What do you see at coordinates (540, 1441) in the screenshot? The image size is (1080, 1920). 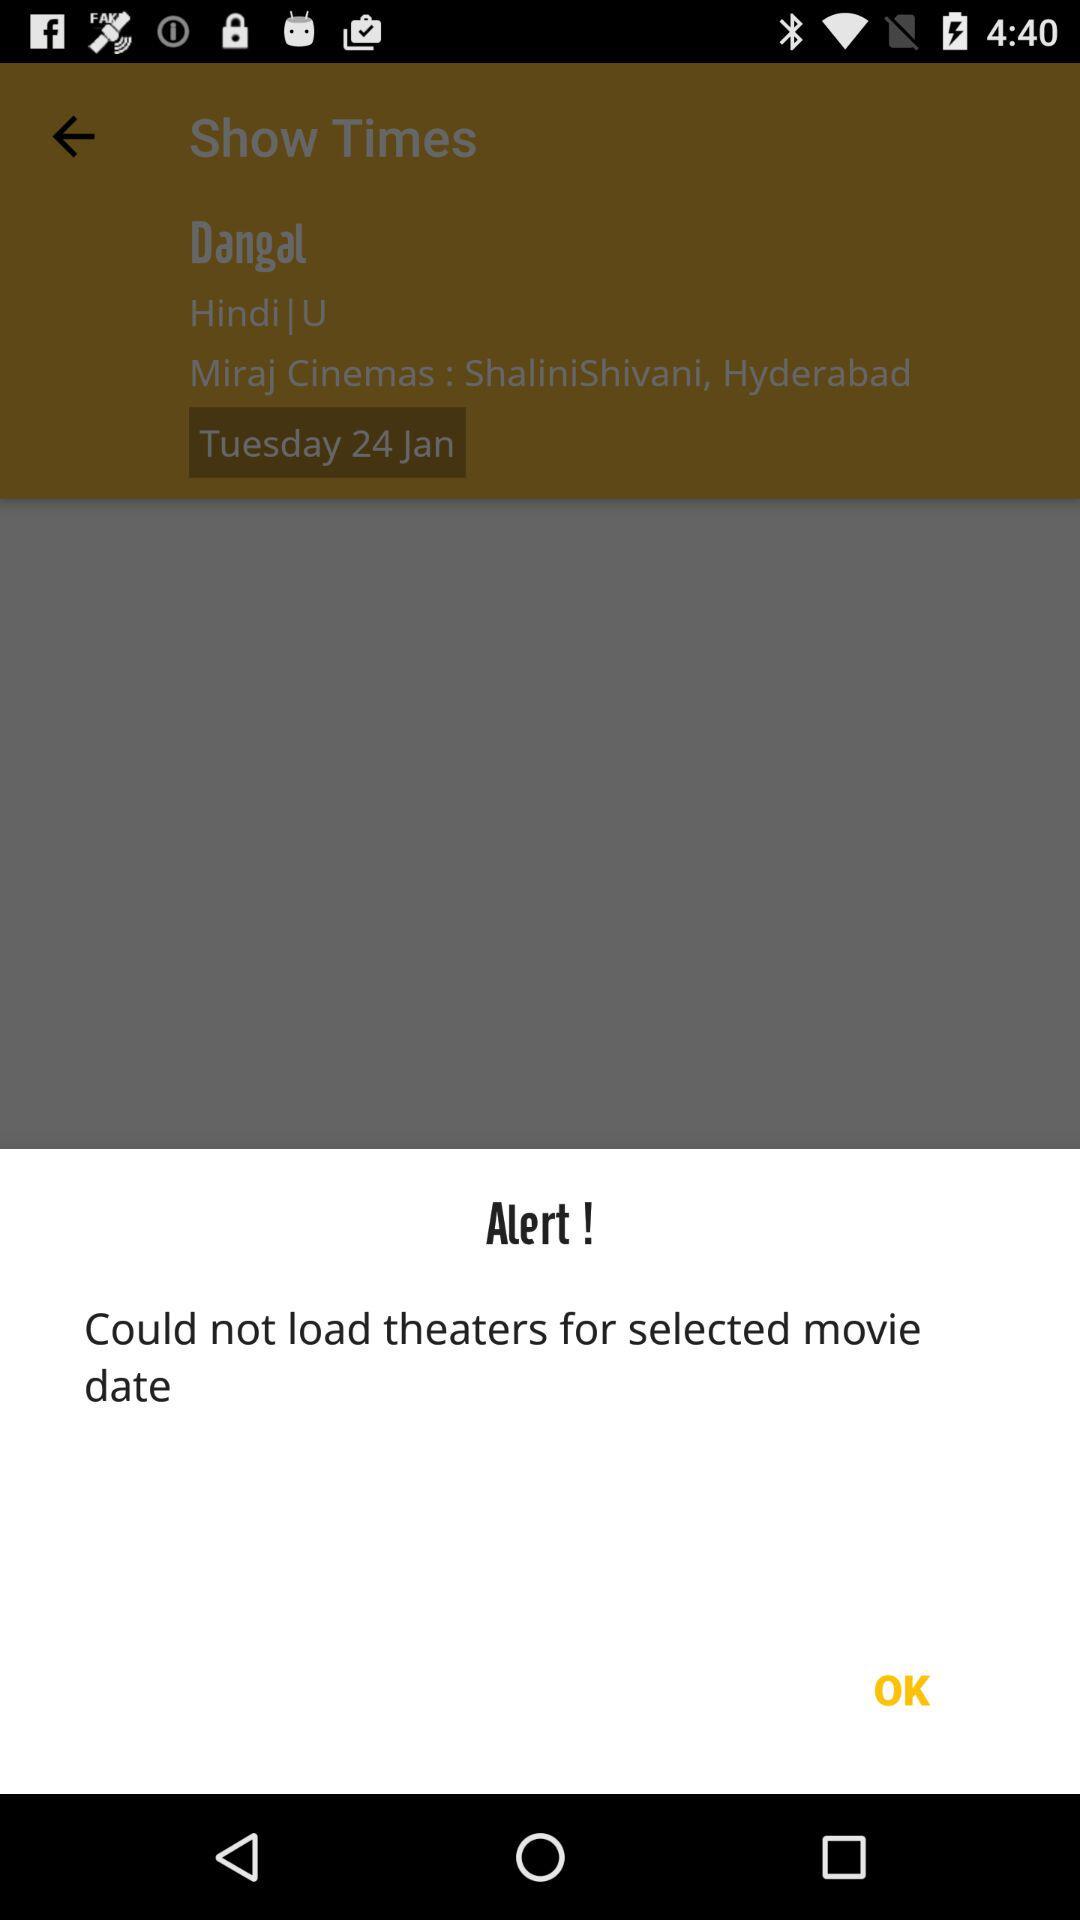 I see `could not load at the bottom` at bounding box center [540, 1441].